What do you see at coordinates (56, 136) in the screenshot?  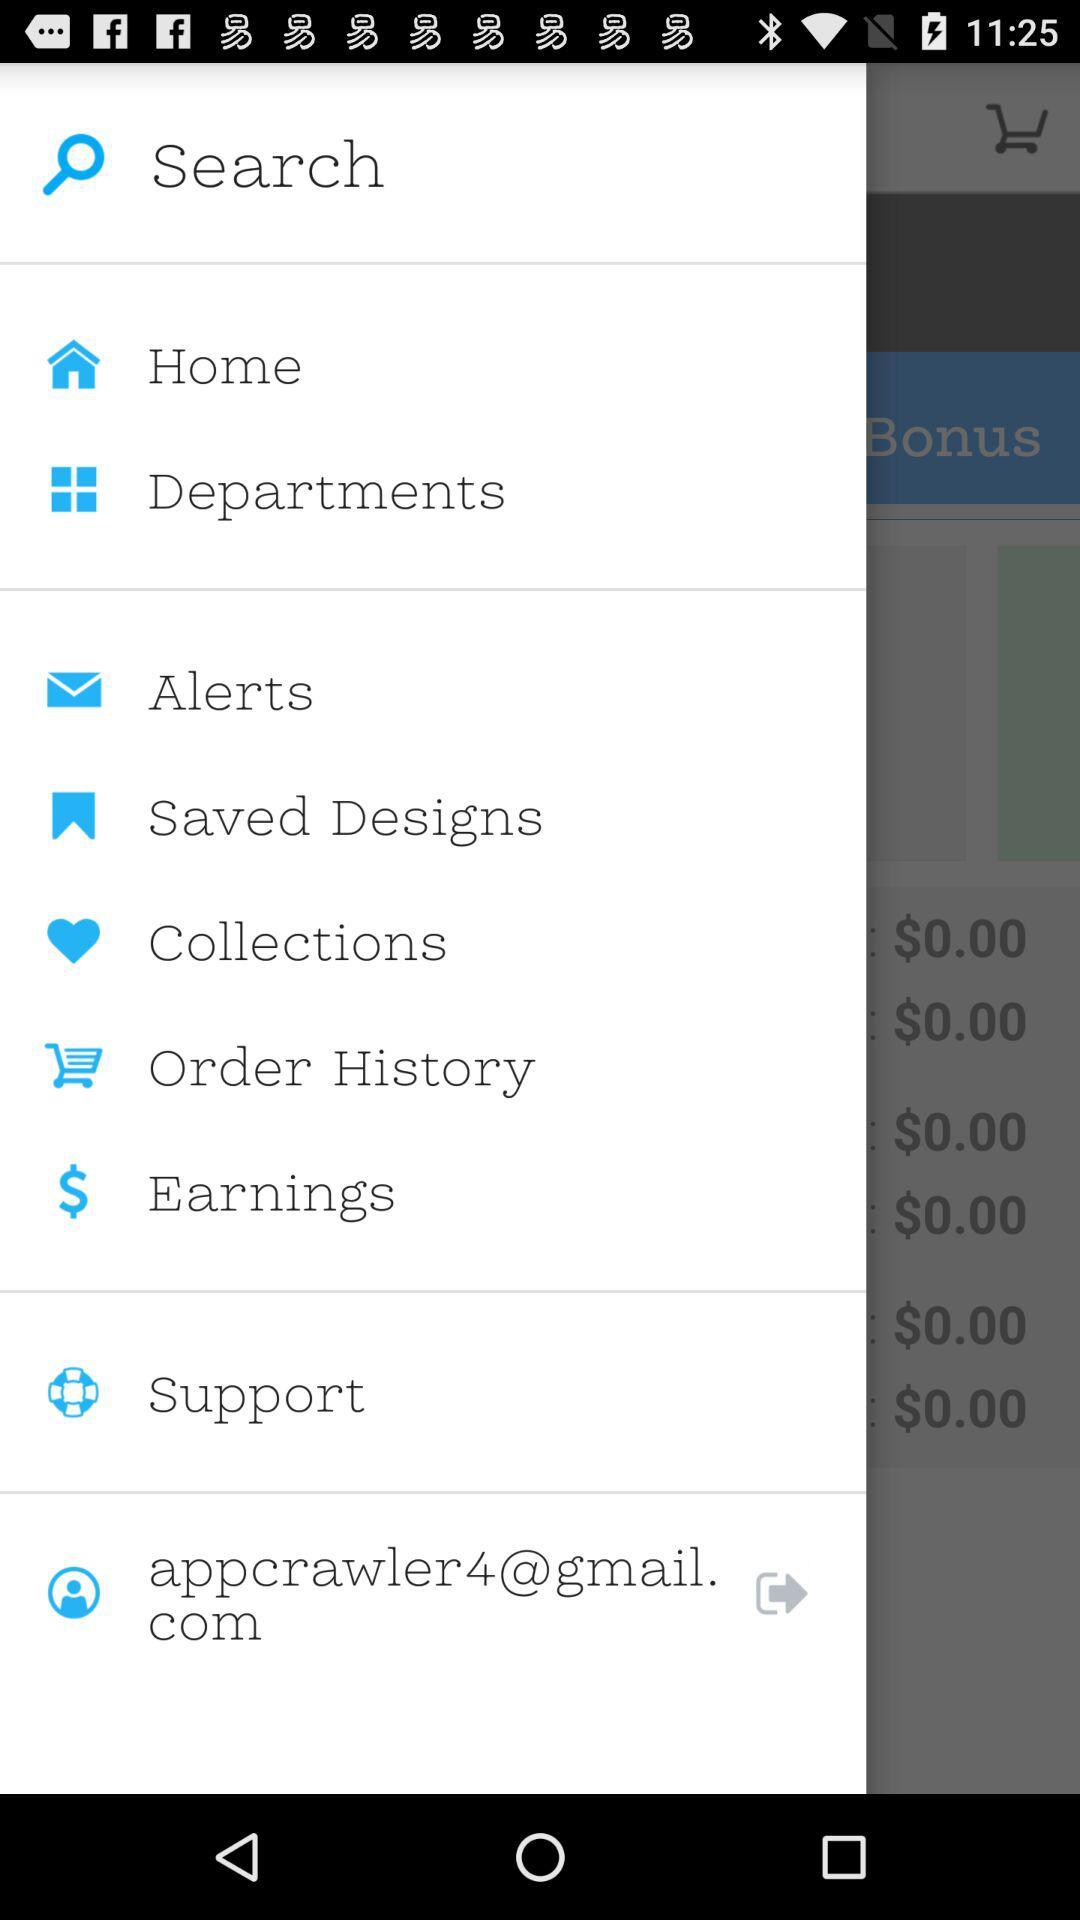 I see `the search icon` at bounding box center [56, 136].